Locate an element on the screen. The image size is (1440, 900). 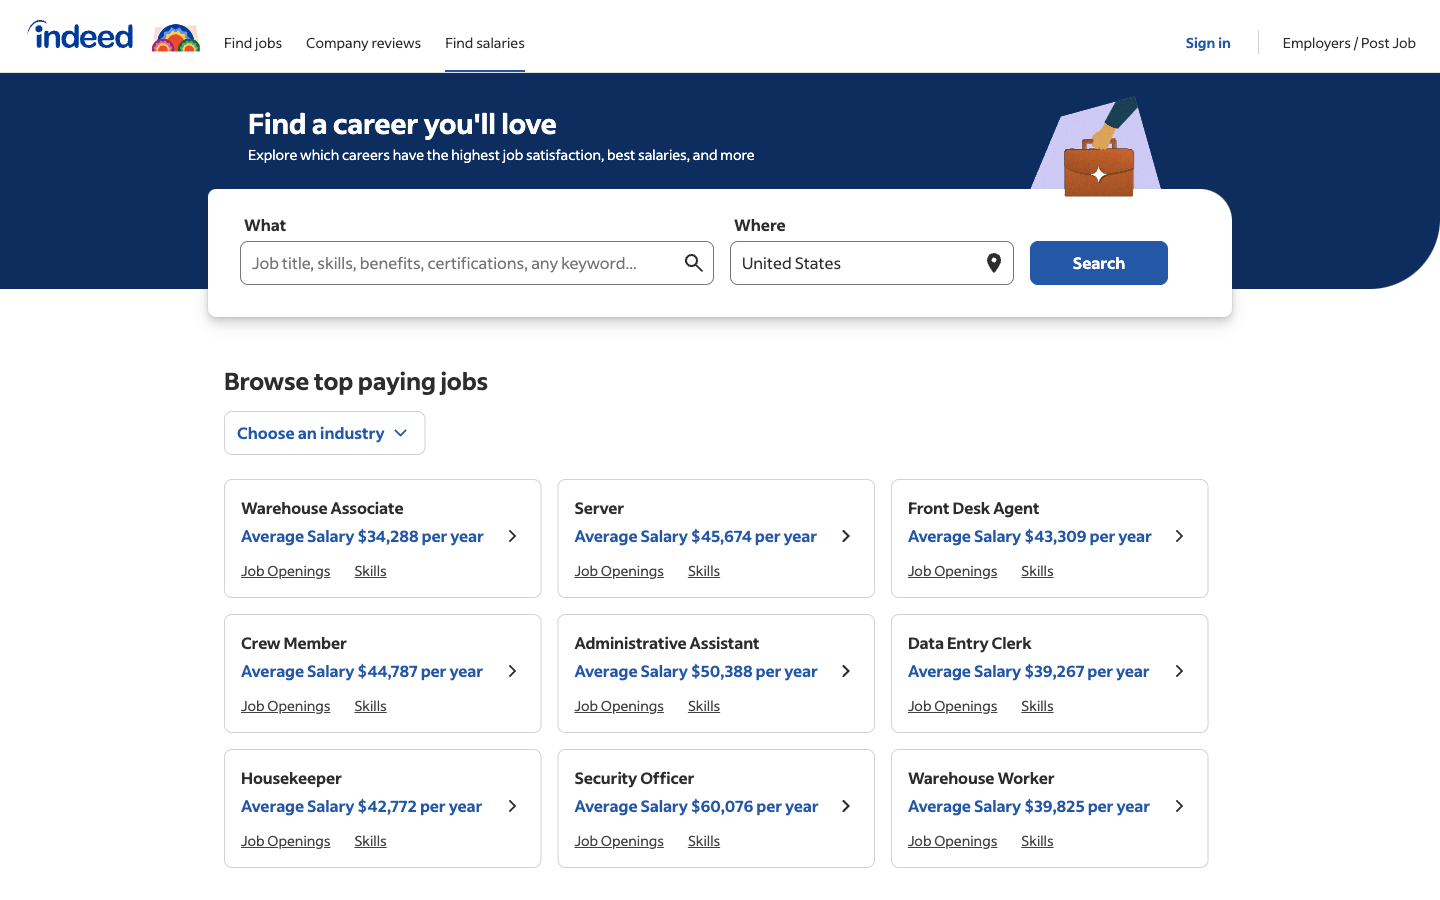
Exhibit additional data related to "Warehouse Associate is located at coordinates (511, 537).